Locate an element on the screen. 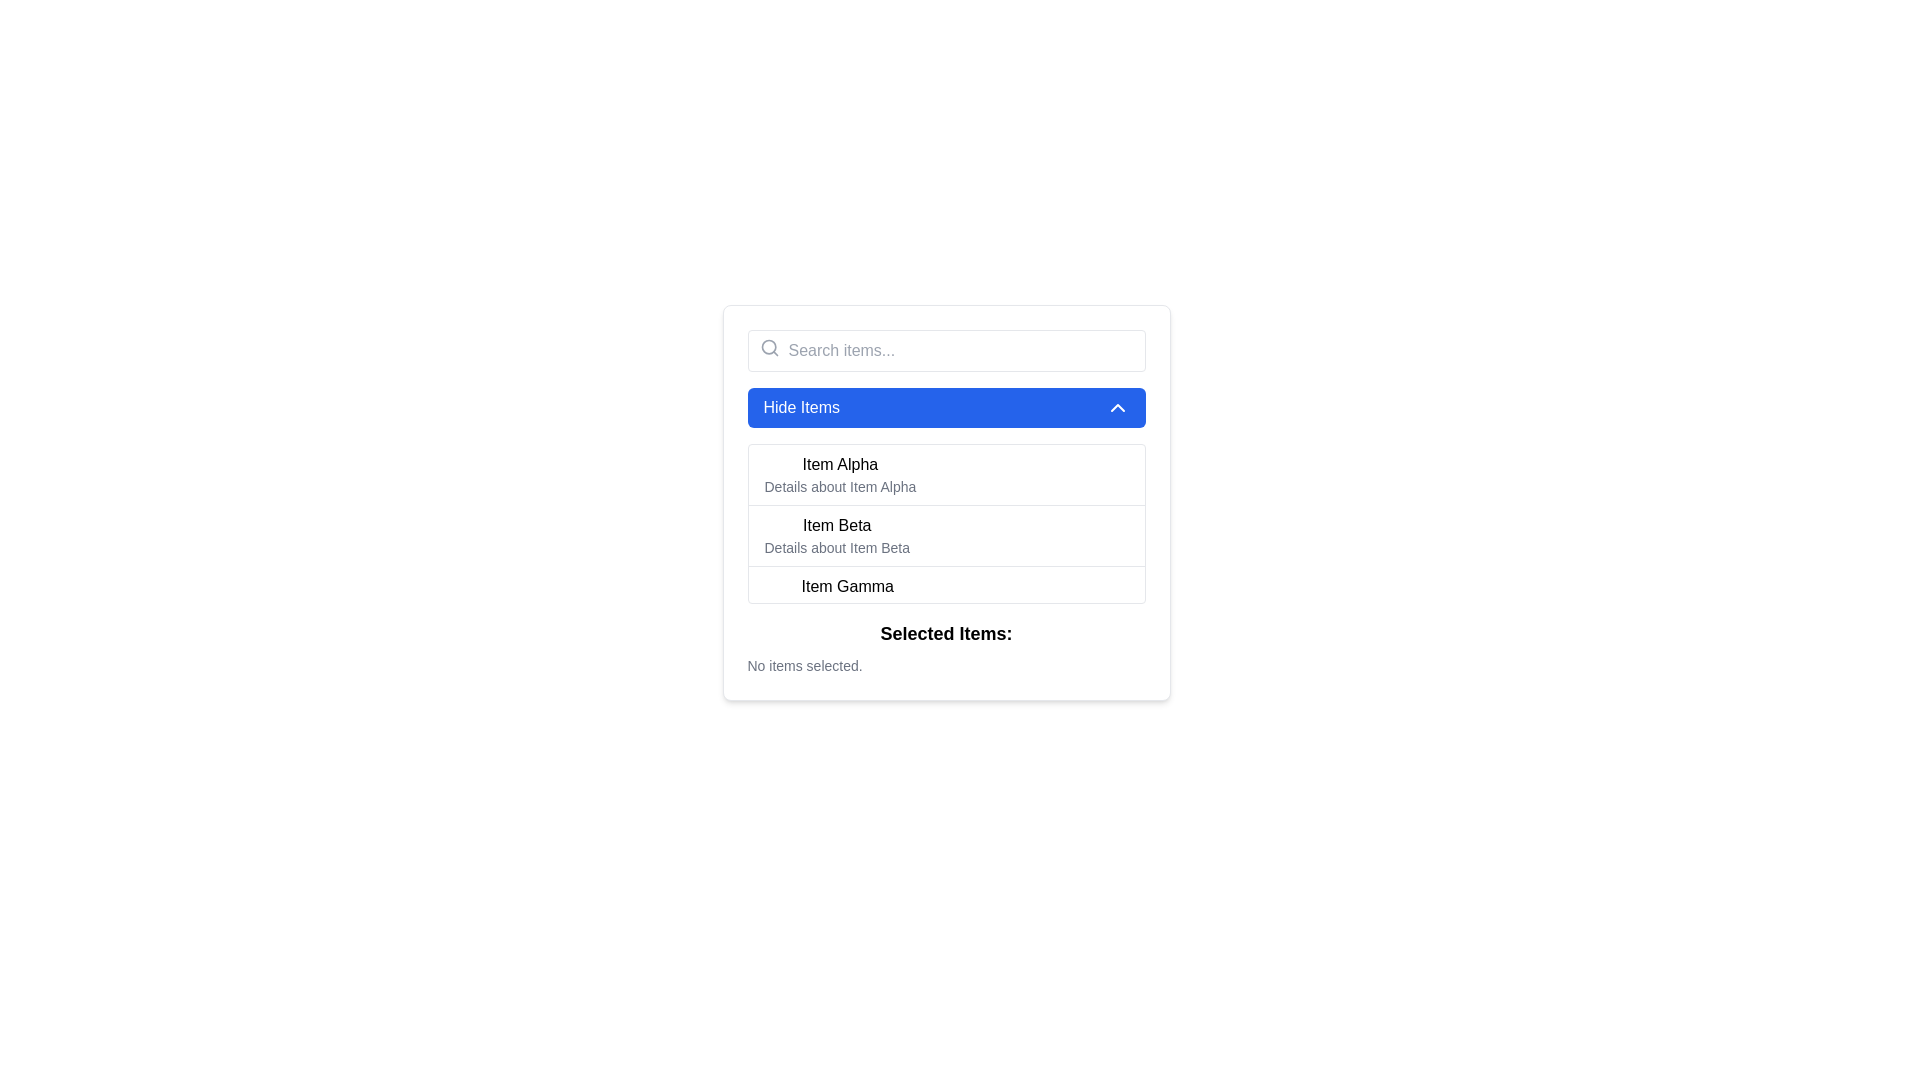  text label that specifies 'Details about Item Beta', which is styled with a smaller font size and gray color, located in the description section of the second list item, directly below the 'Item Beta' title is located at coordinates (837, 547).